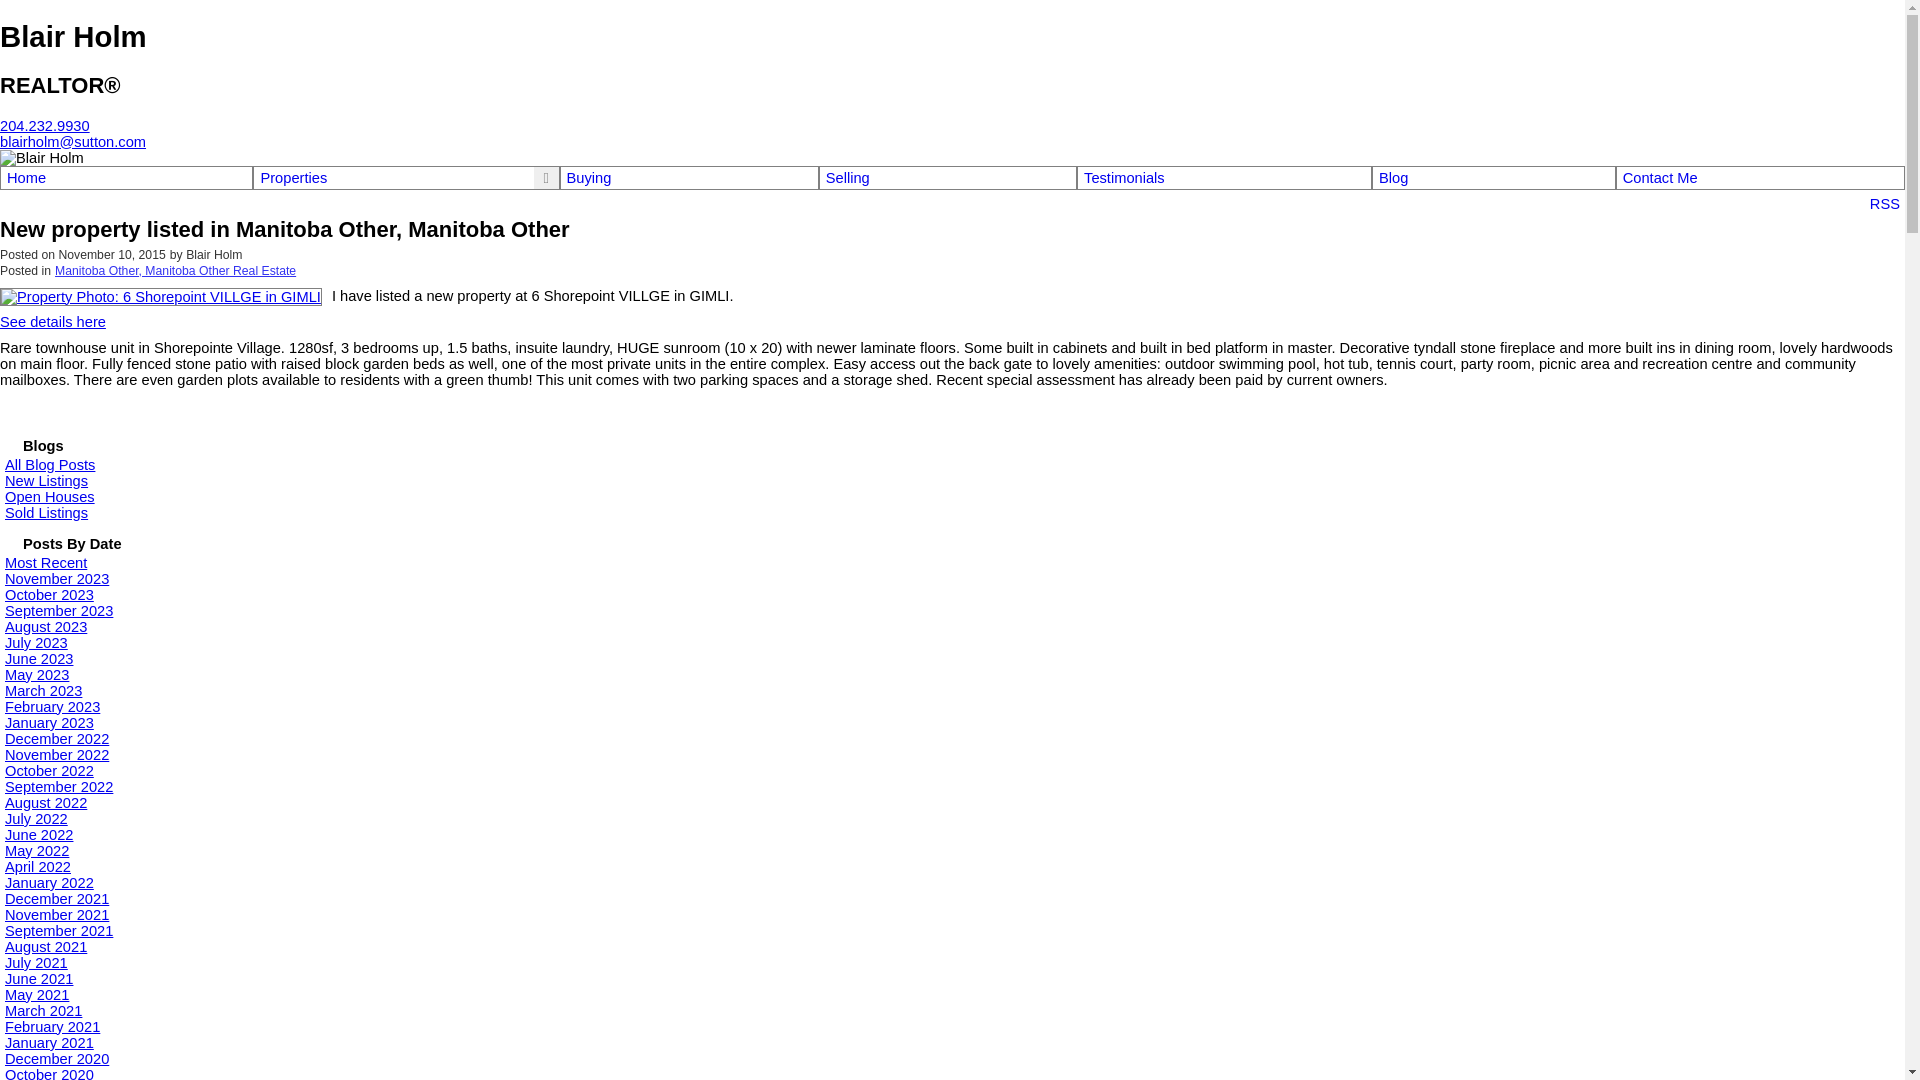  Describe the element at coordinates (58, 609) in the screenshot. I see `'September 2023'` at that location.